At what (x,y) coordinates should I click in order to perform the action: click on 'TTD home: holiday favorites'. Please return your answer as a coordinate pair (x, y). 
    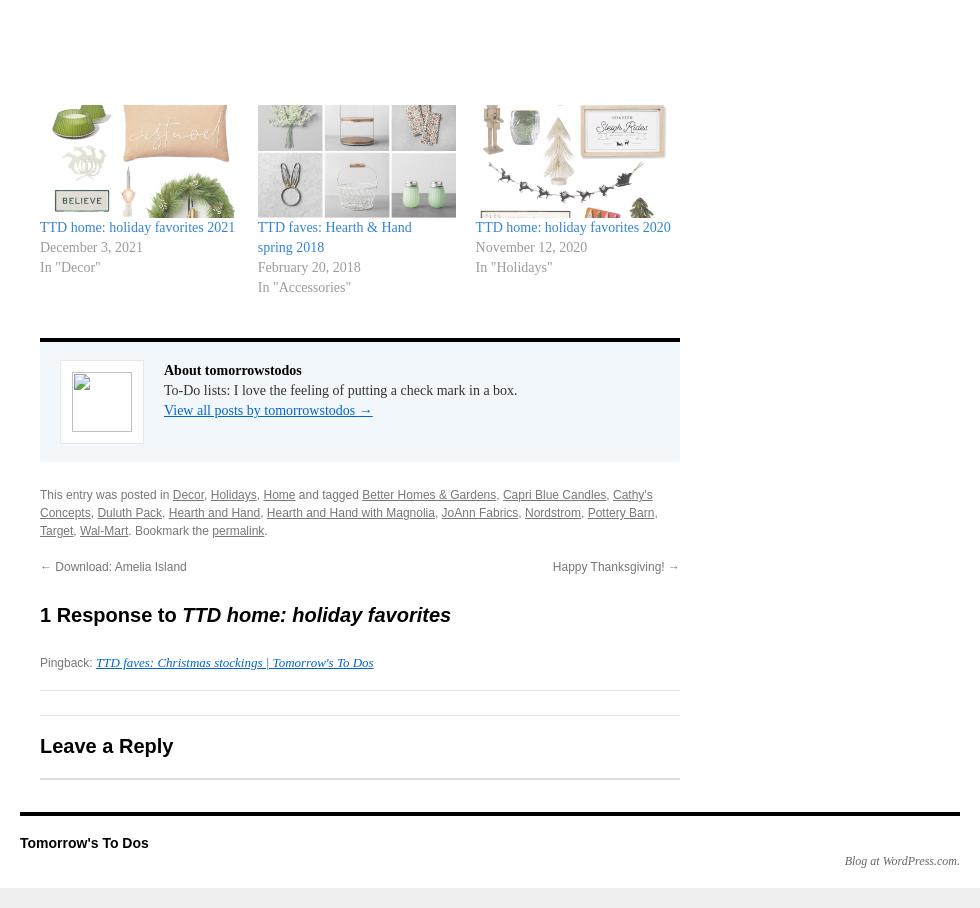
    Looking at the image, I should click on (316, 612).